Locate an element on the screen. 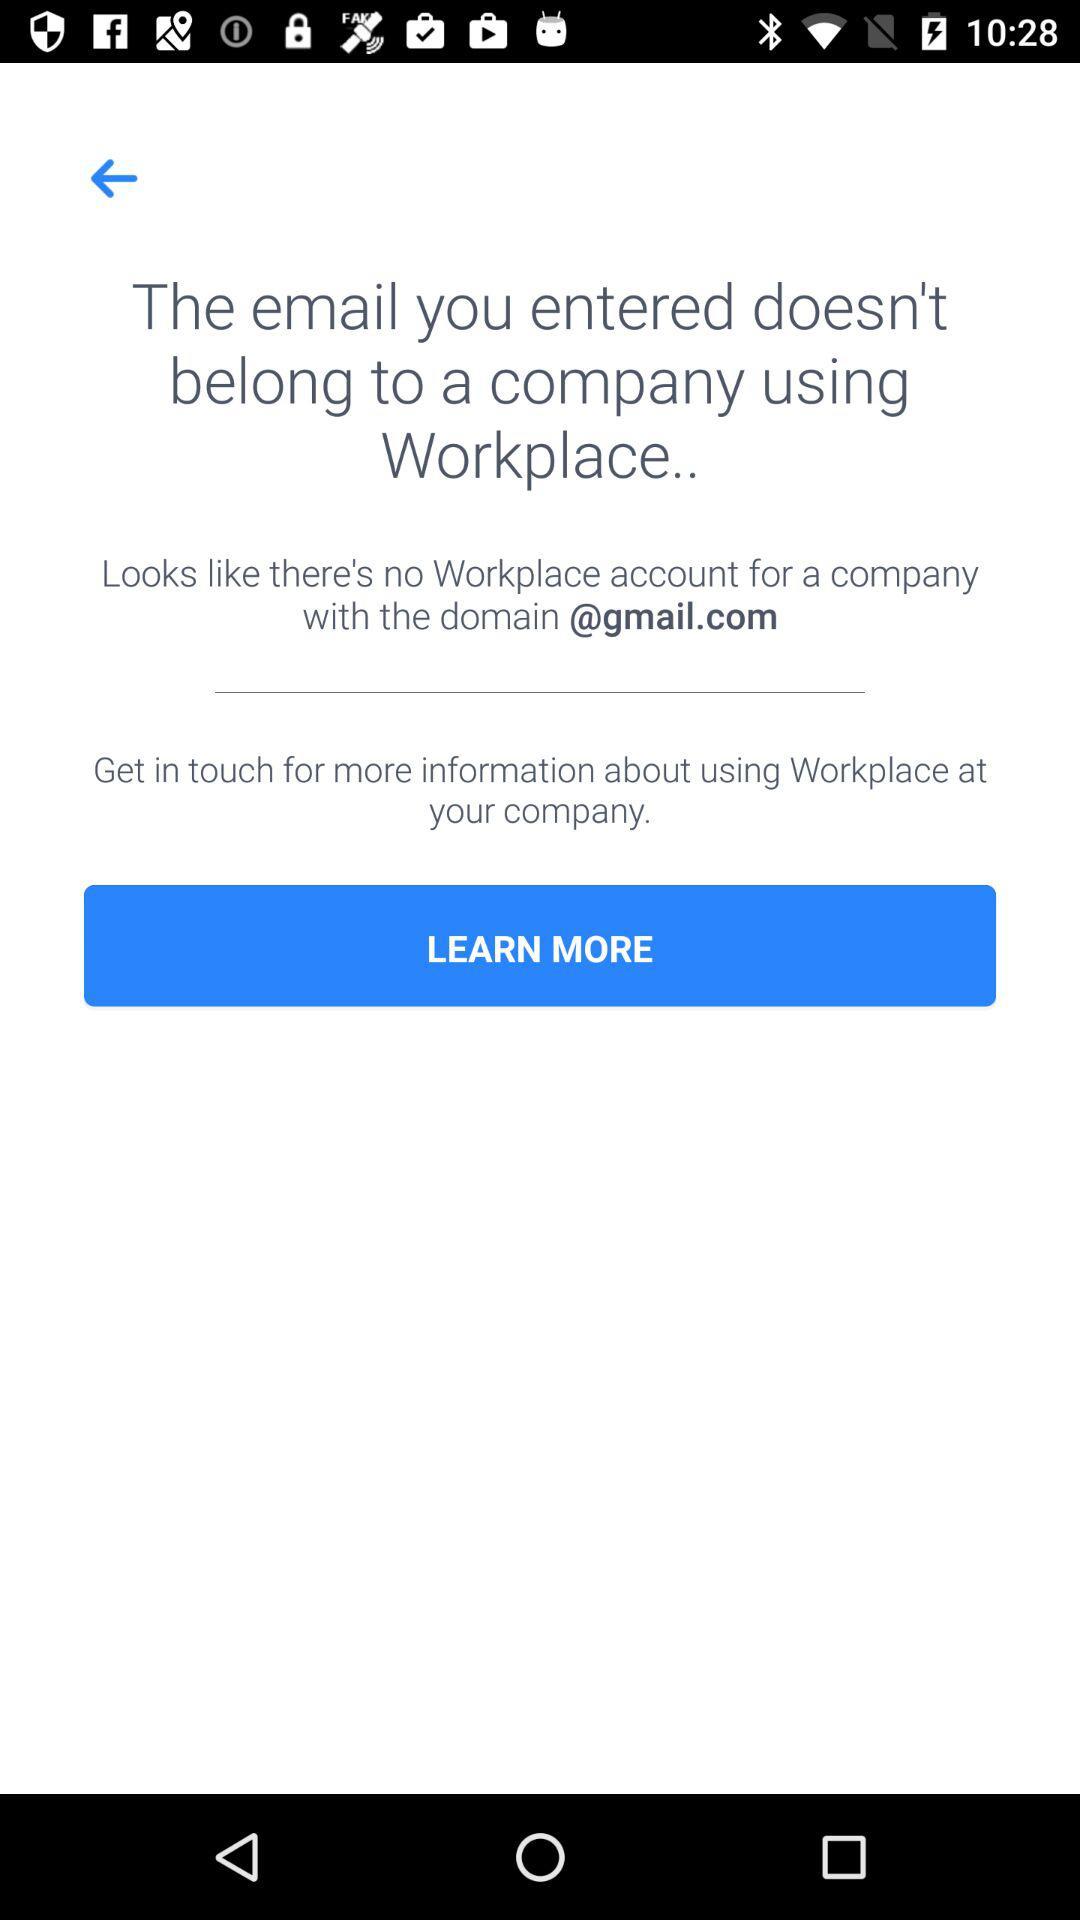 The height and width of the screenshot is (1920, 1080). learn more is located at coordinates (540, 947).